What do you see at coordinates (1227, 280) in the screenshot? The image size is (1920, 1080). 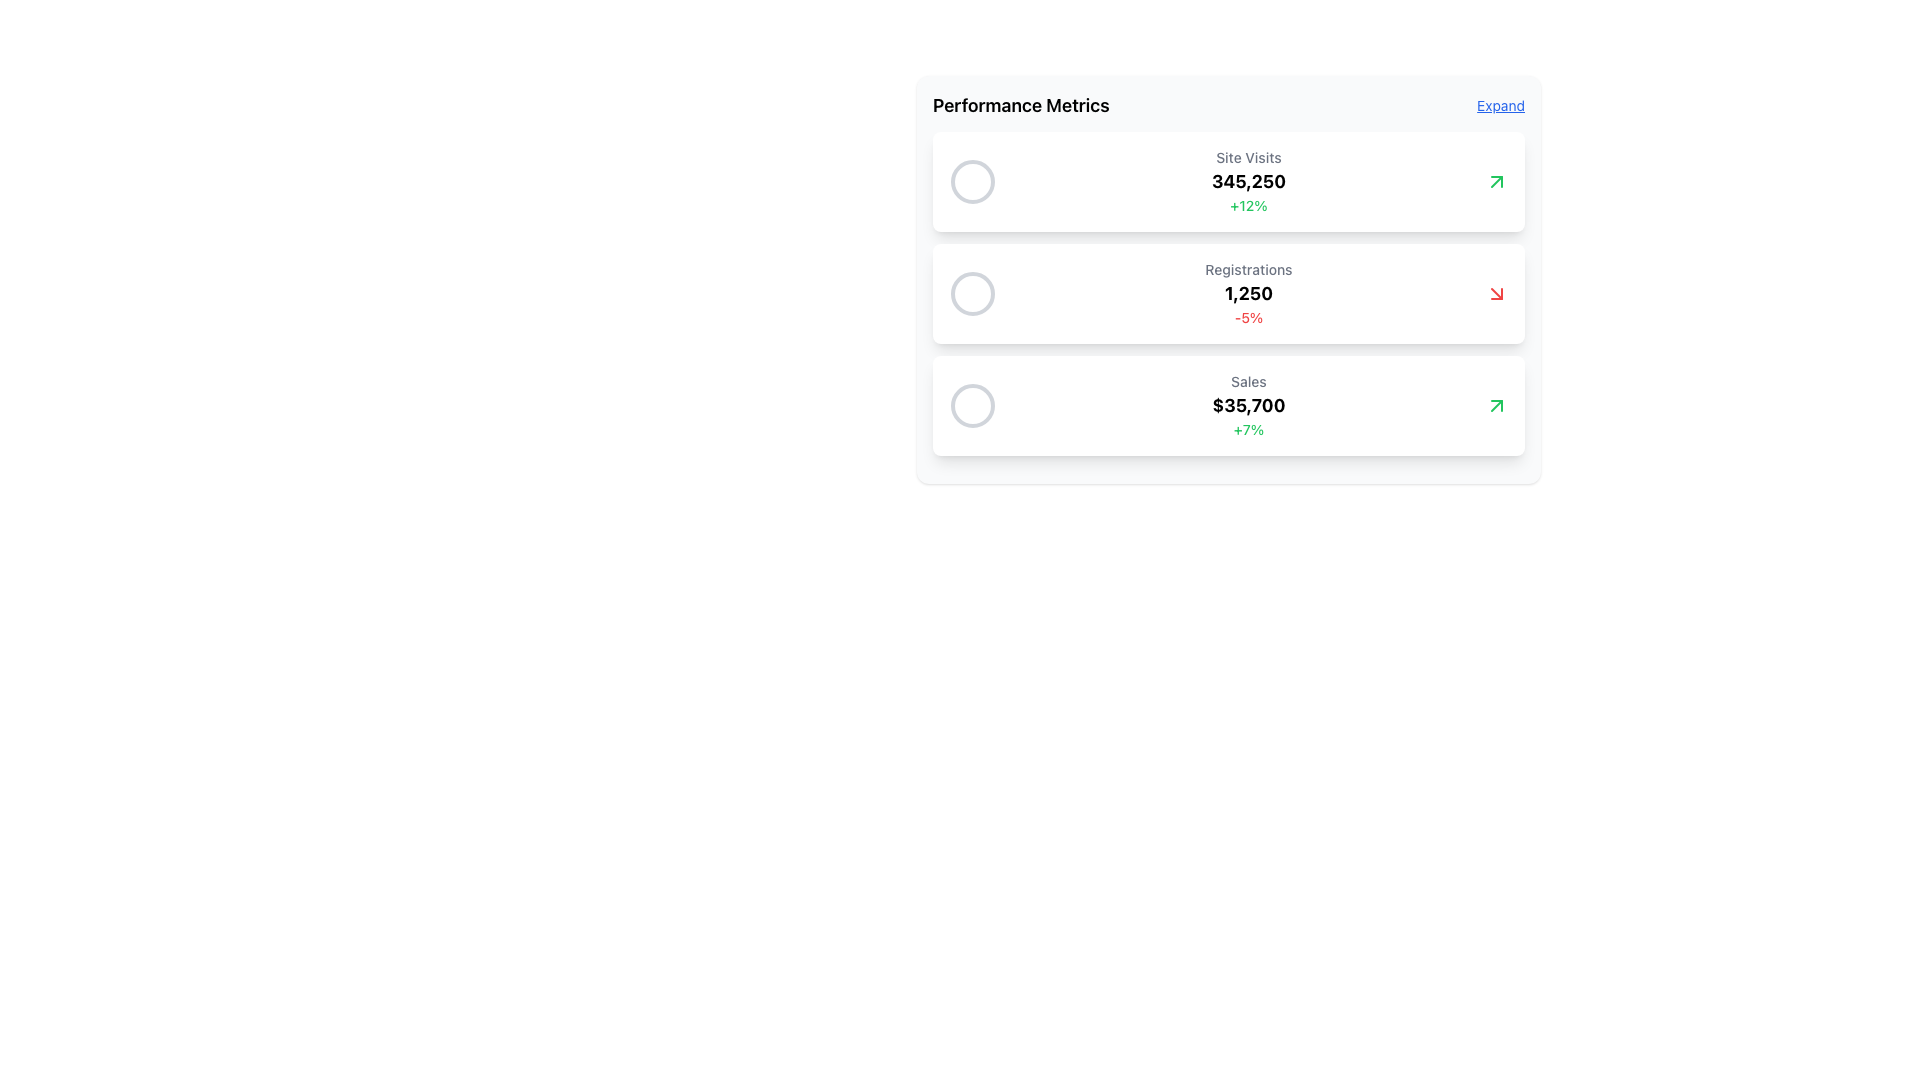 I see `the information displayed in the second card with a gray background and rounded corners, located beneath the 'Site Visits' card and above the 'Sales' card` at bounding box center [1227, 280].